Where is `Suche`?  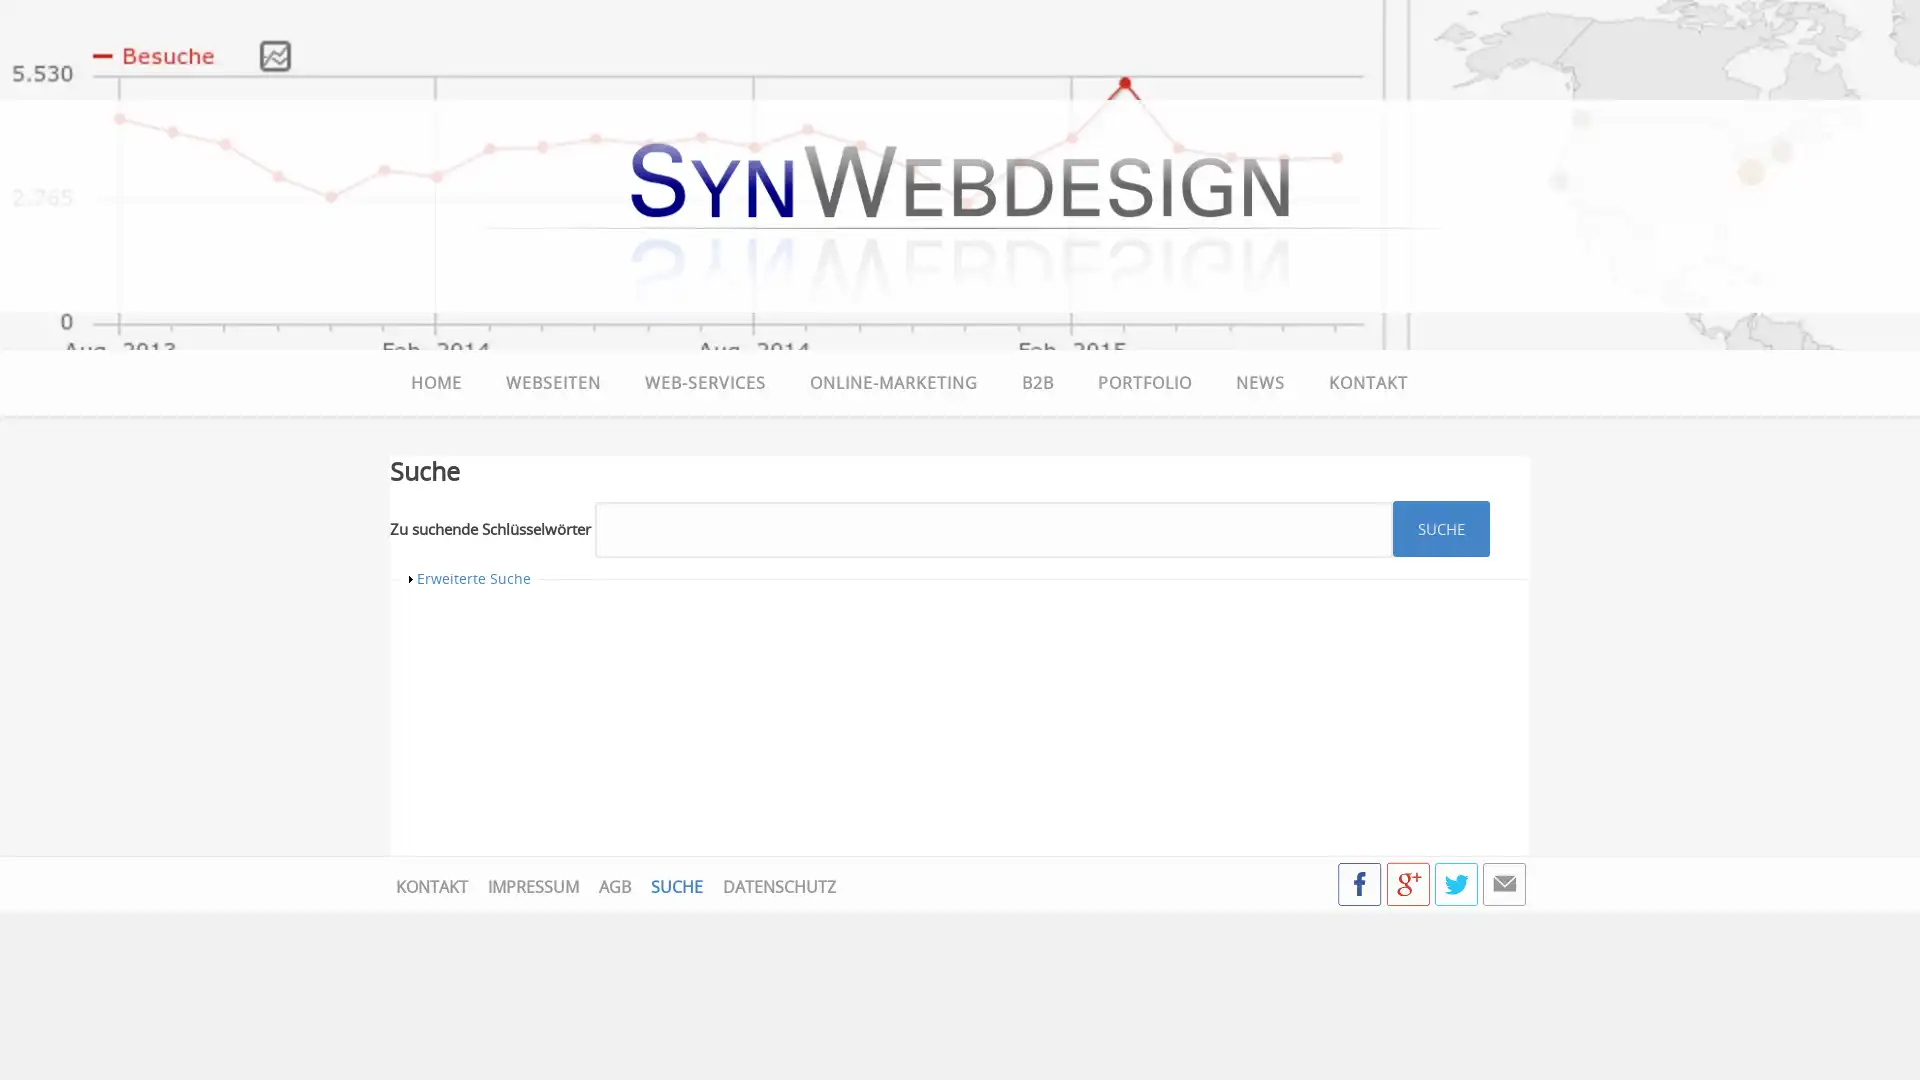
Suche is located at coordinates (1441, 527).